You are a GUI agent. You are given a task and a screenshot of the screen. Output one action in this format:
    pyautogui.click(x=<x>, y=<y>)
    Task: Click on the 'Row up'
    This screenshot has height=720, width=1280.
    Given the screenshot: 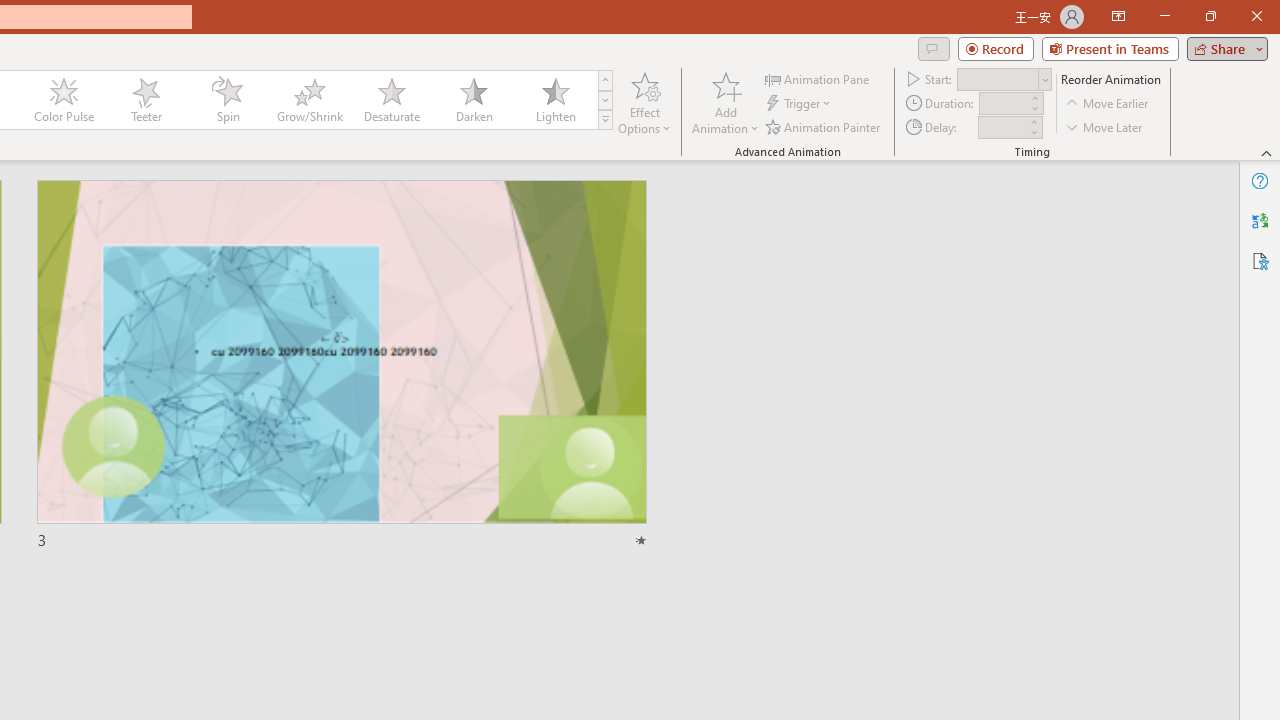 What is the action you would take?
    pyautogui.click(x=604, y=79)
    